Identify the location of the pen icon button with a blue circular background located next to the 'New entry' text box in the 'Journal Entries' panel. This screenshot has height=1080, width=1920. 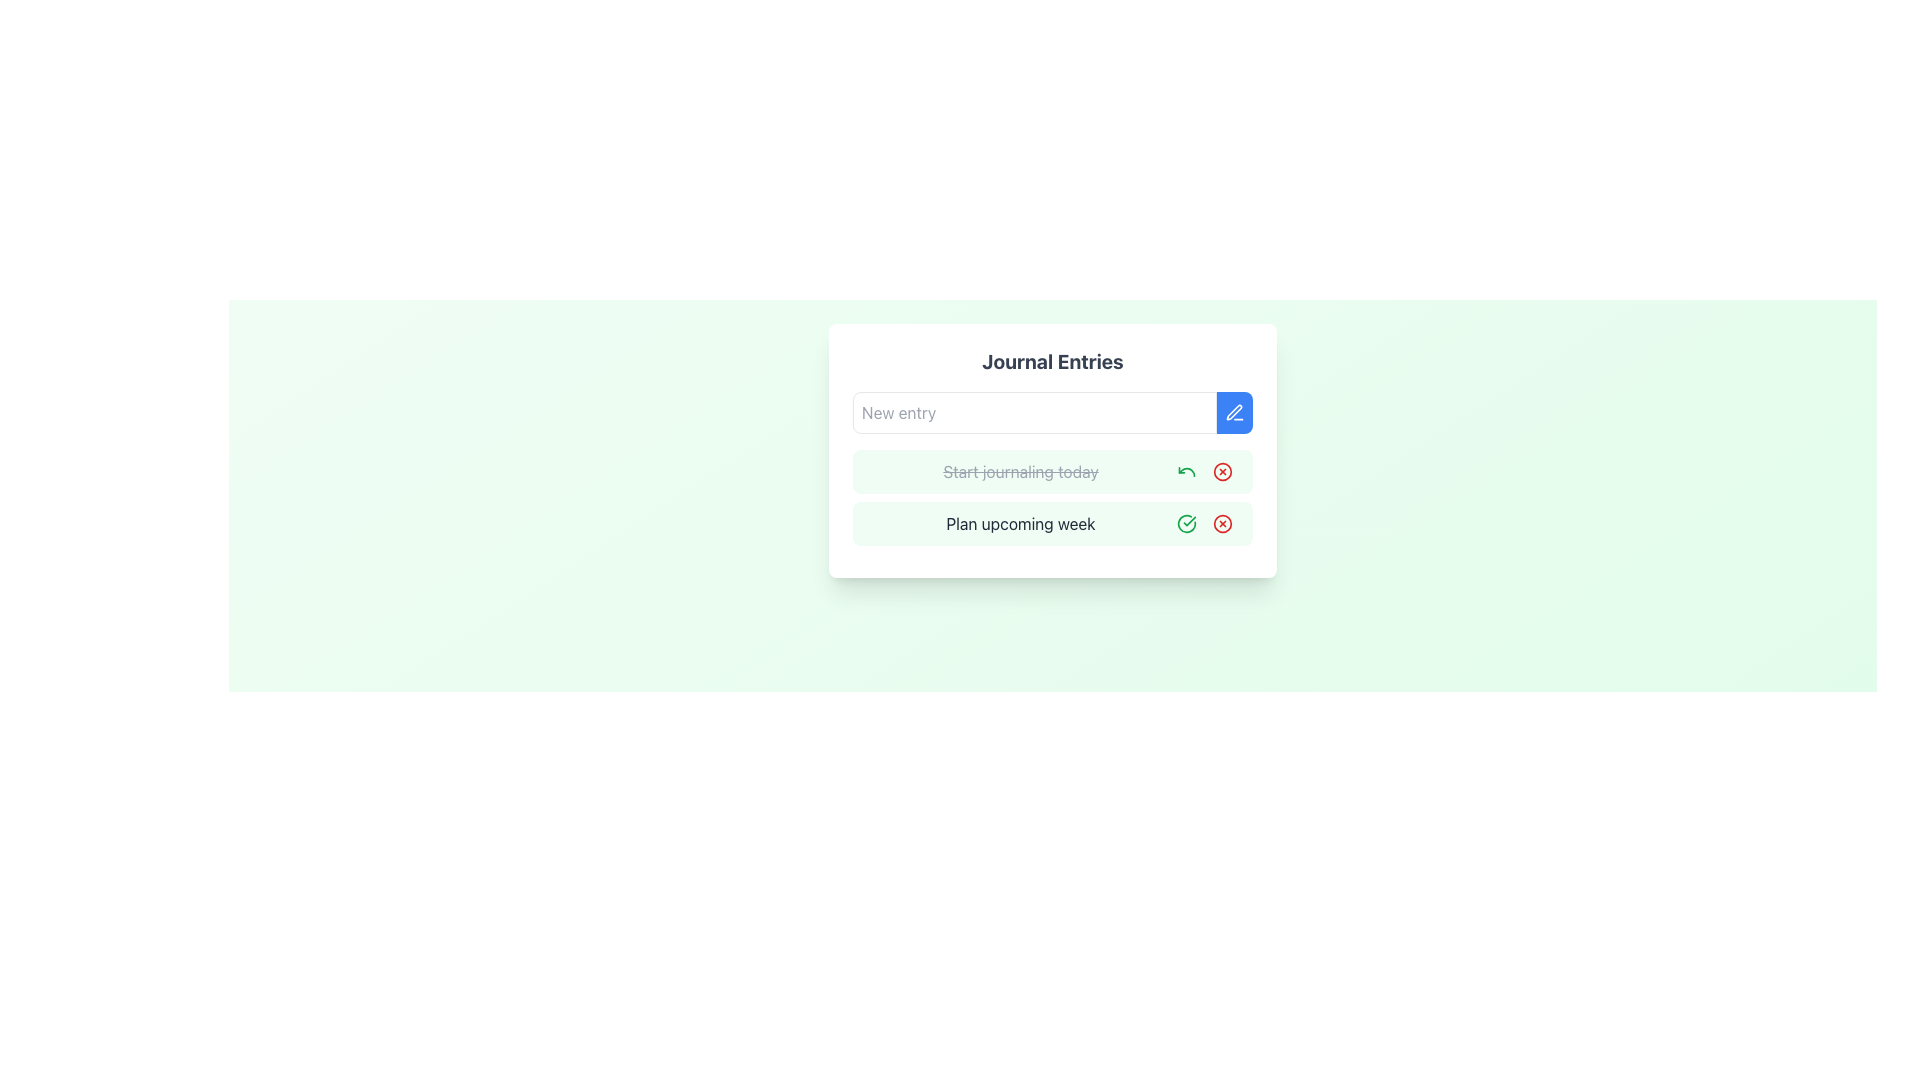
(1233, 411).